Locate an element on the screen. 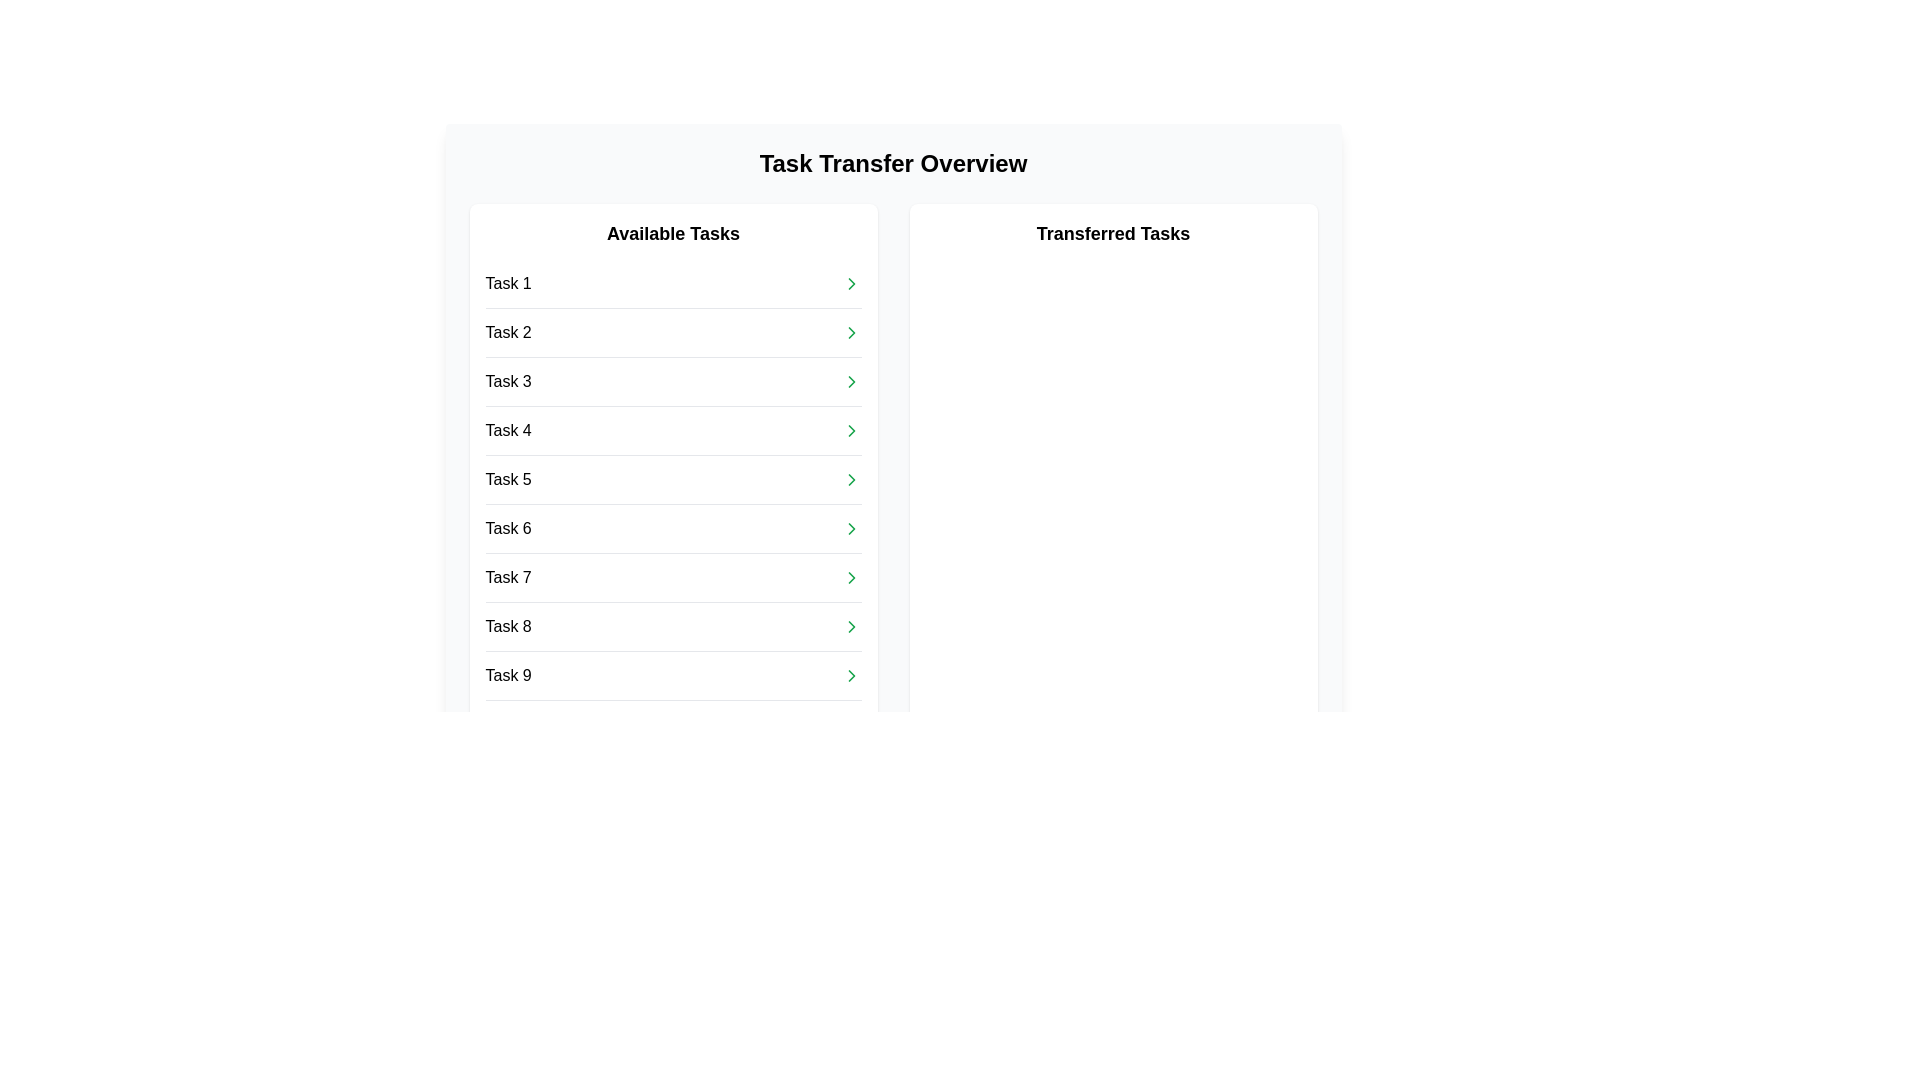 Image resolution: width=1920 pixels, height=1080 pixels. the fourth list item in the 'Available Tasks' section is located at coordinates (673, 430).